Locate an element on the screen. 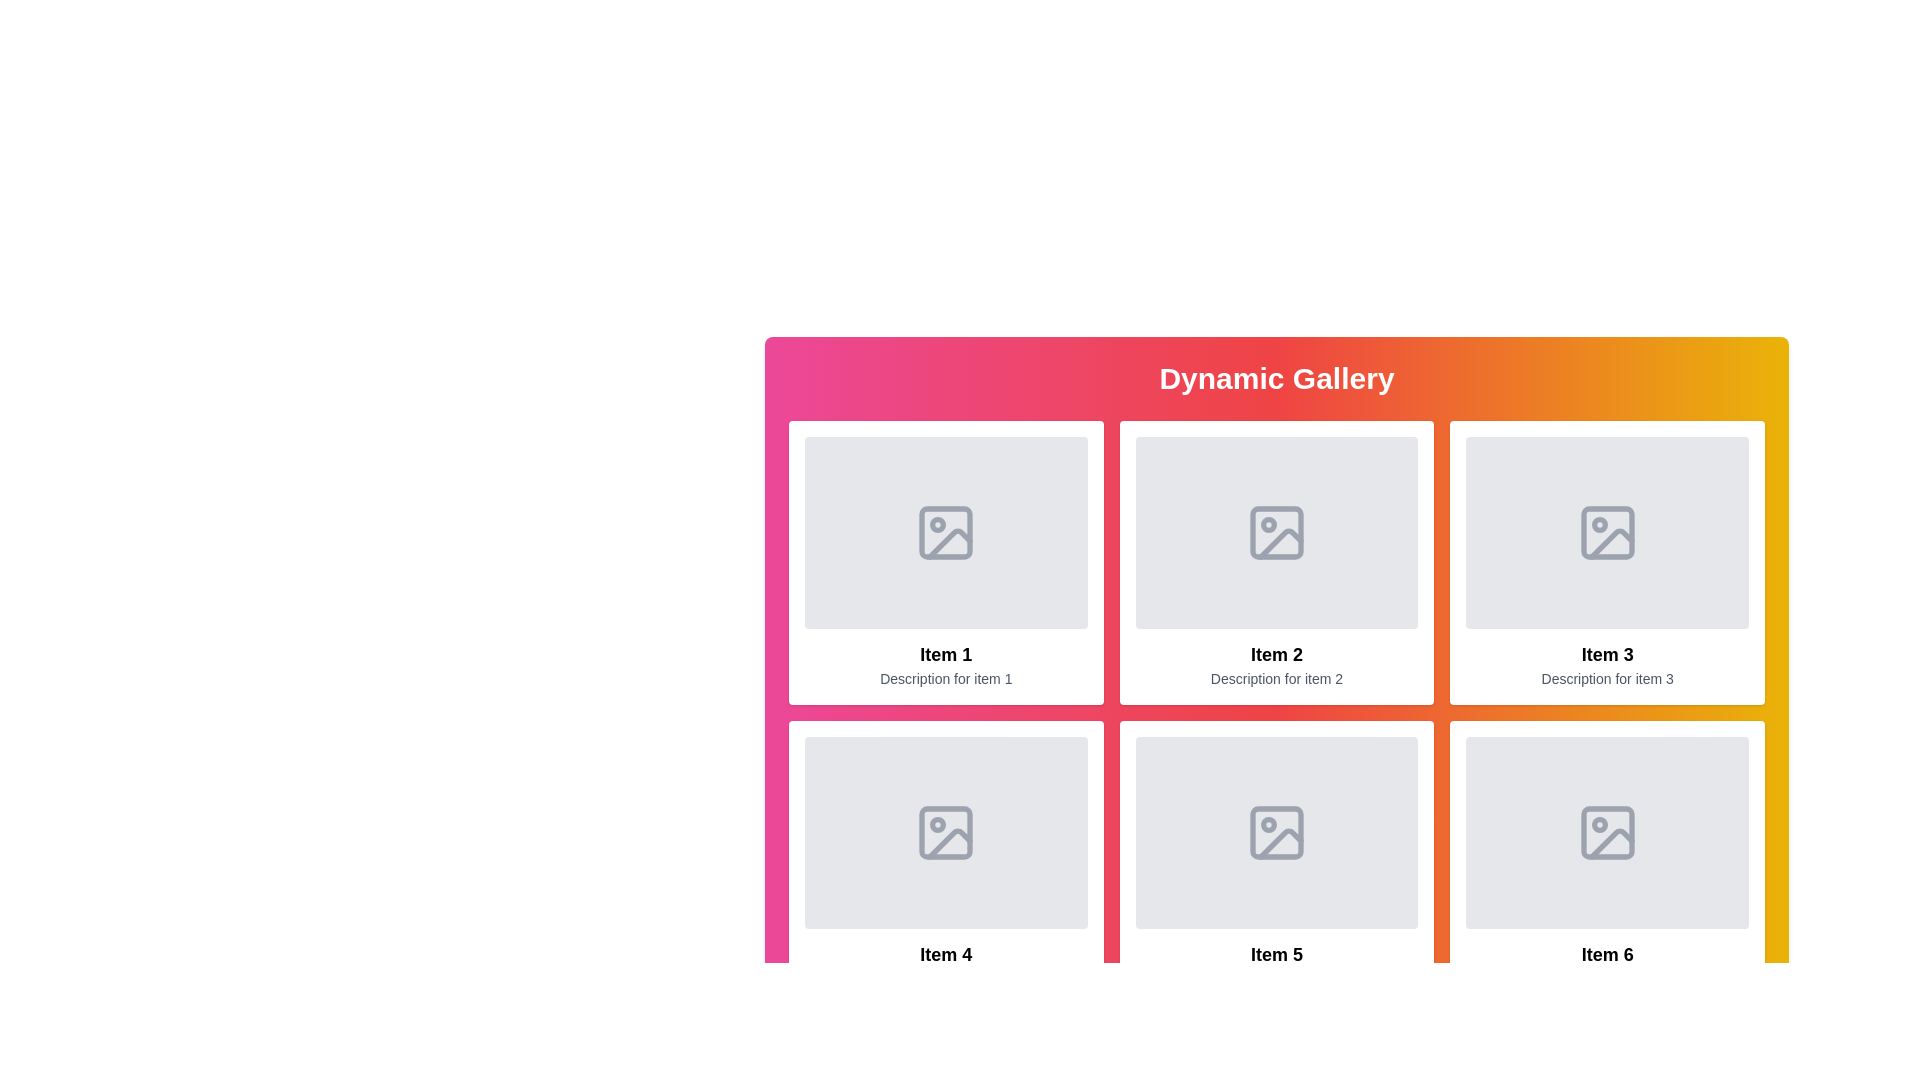 This screenshot has height=1080, width=1920. the image placeholder located in the fifth item of the grid gallery layout is located at coordinates (1275, 833).